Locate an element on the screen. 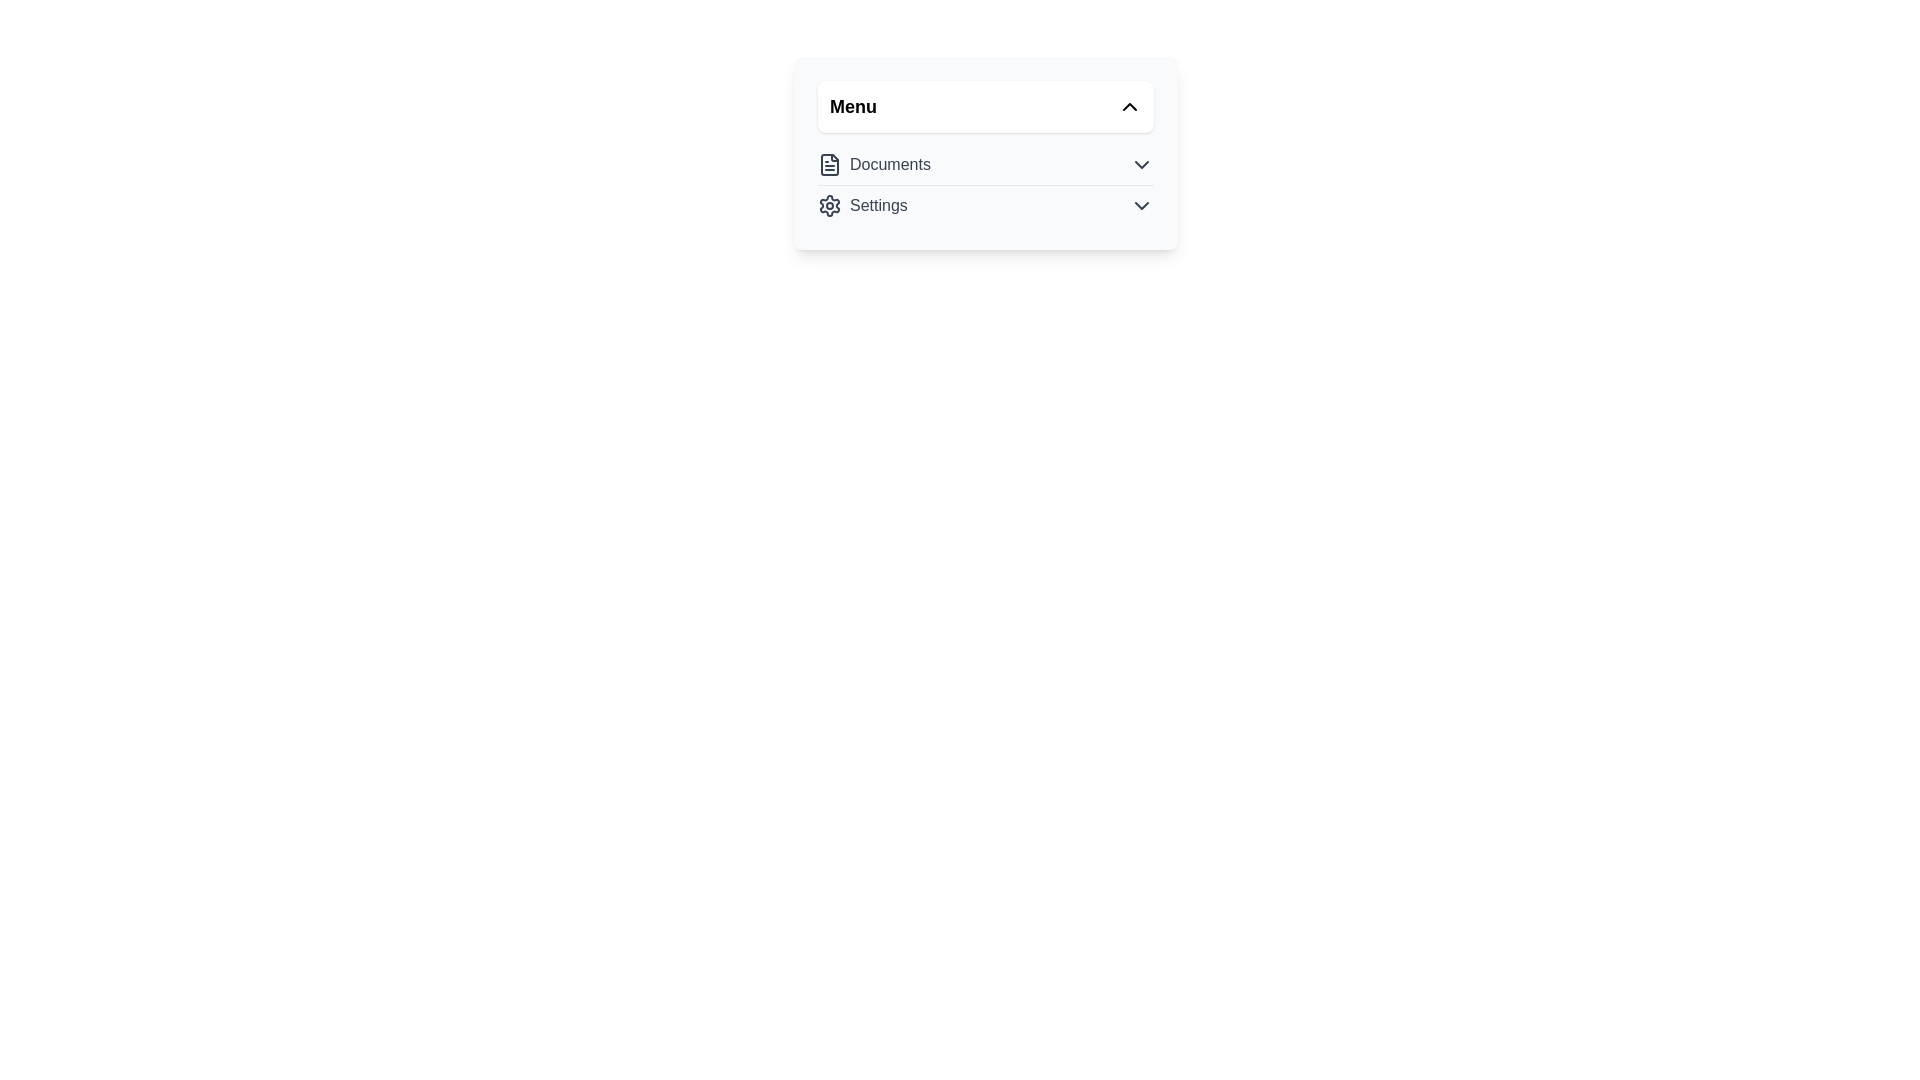 The image size is (1920, 1080). the 'Settings' menu item located within the dropdown menu under 'Menu' is located at coordinates (985, 205).